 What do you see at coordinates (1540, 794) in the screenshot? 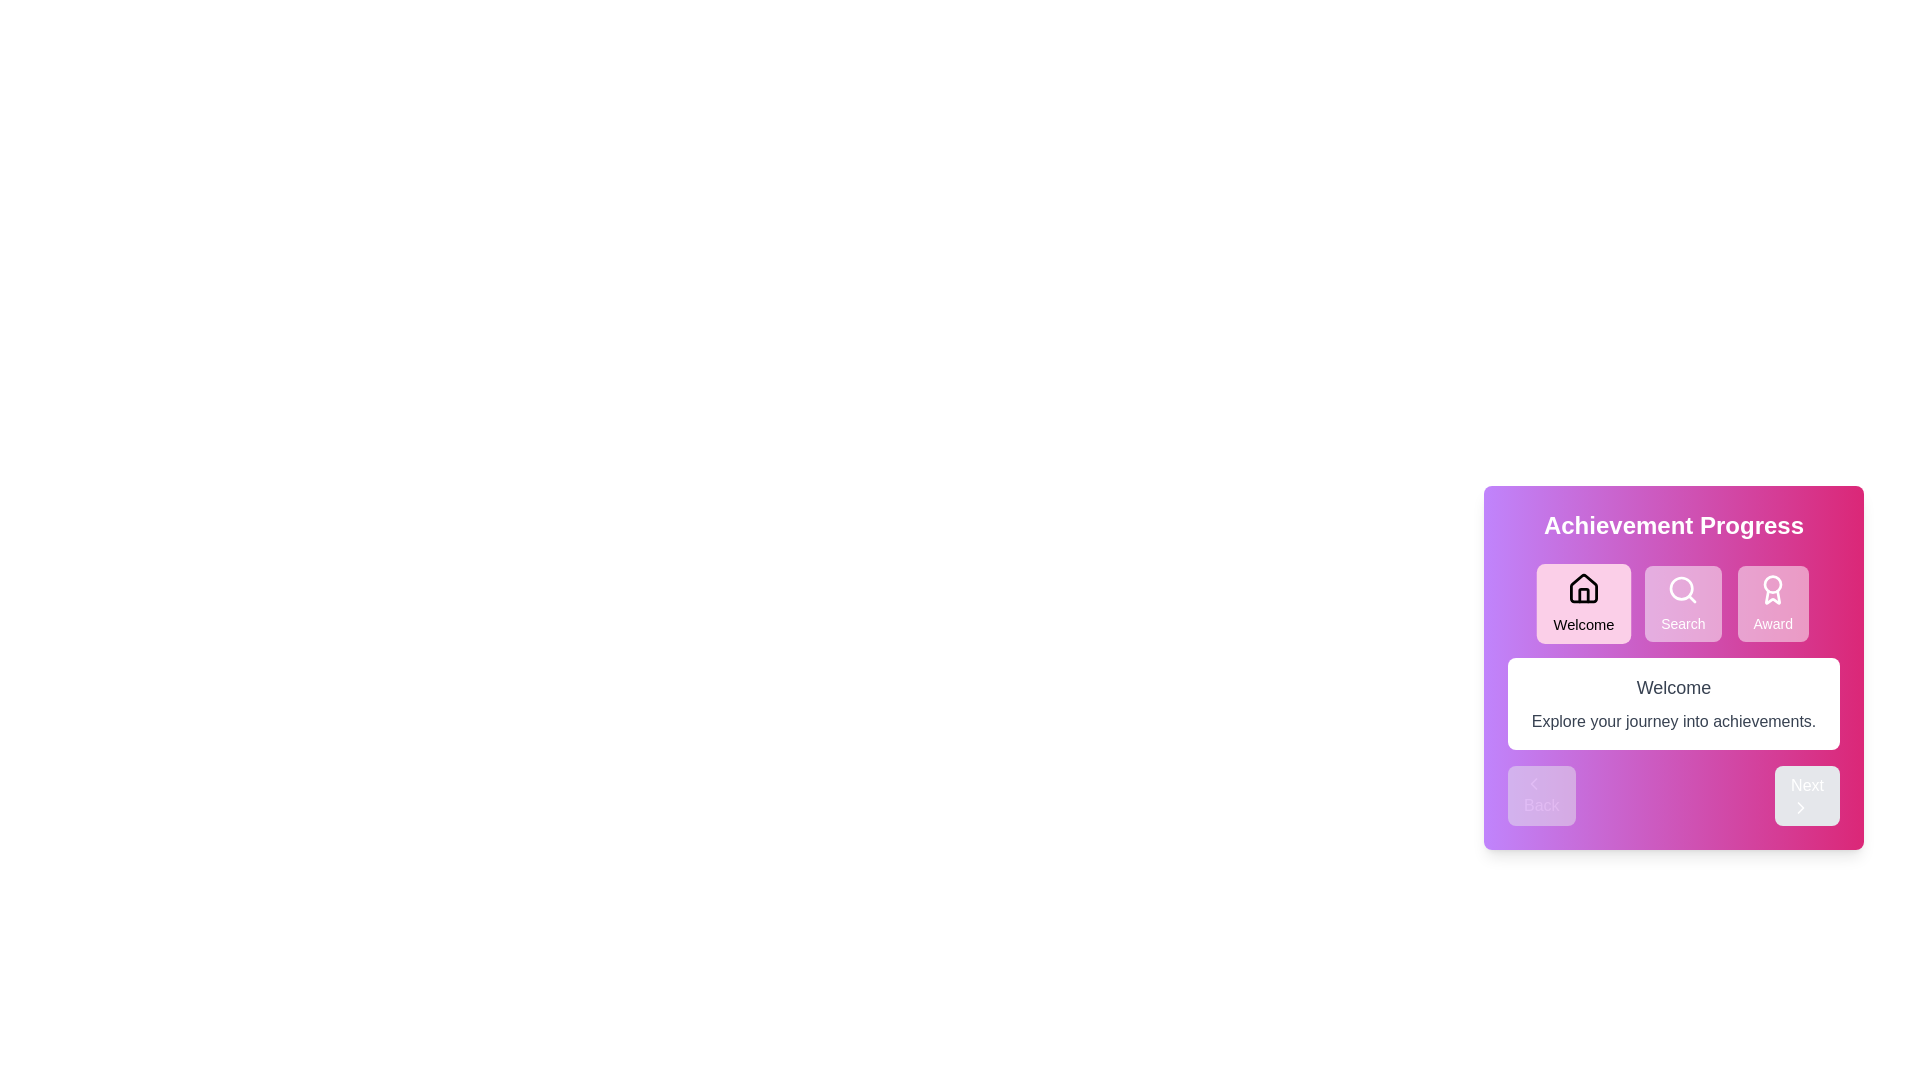
I see `the 'Back' button to navigate to the previous step` at bounding box center [1540, 794].